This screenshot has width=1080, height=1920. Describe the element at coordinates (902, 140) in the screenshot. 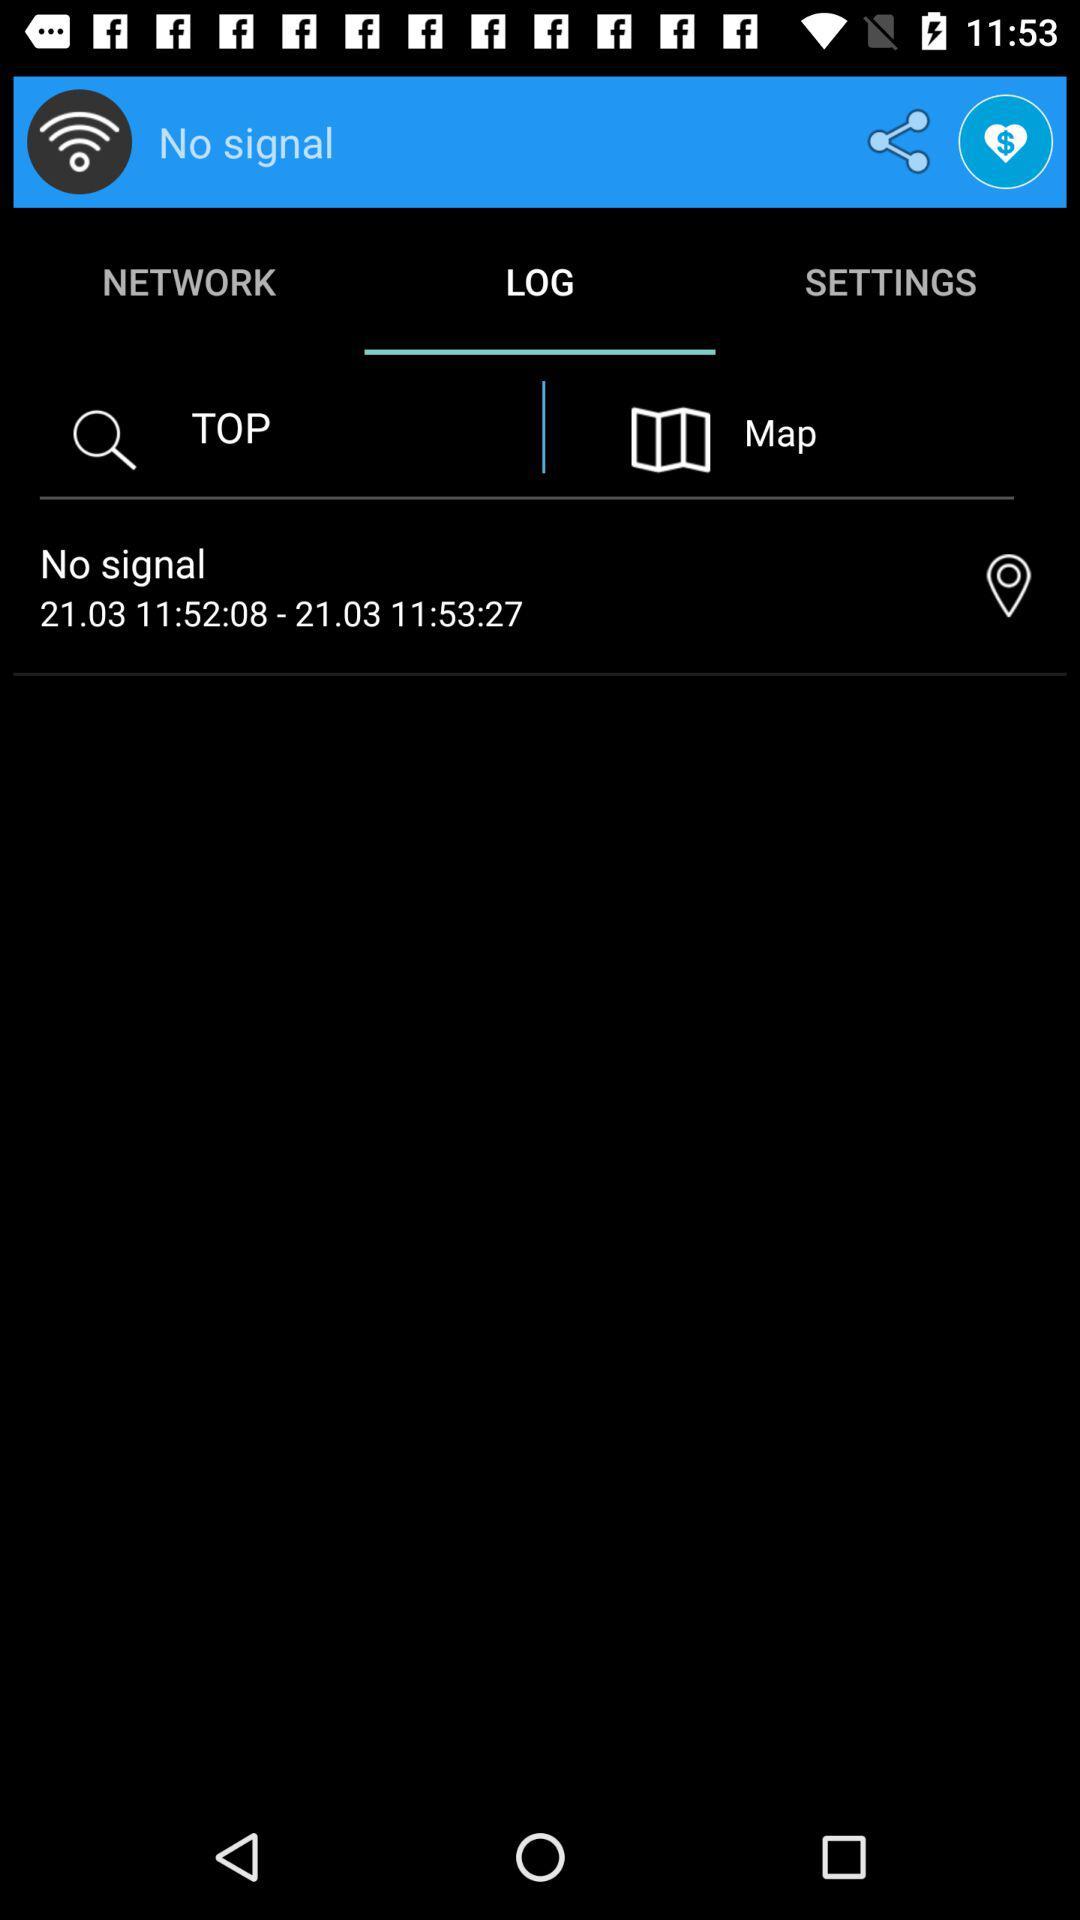

I see `the share icon` at that location.